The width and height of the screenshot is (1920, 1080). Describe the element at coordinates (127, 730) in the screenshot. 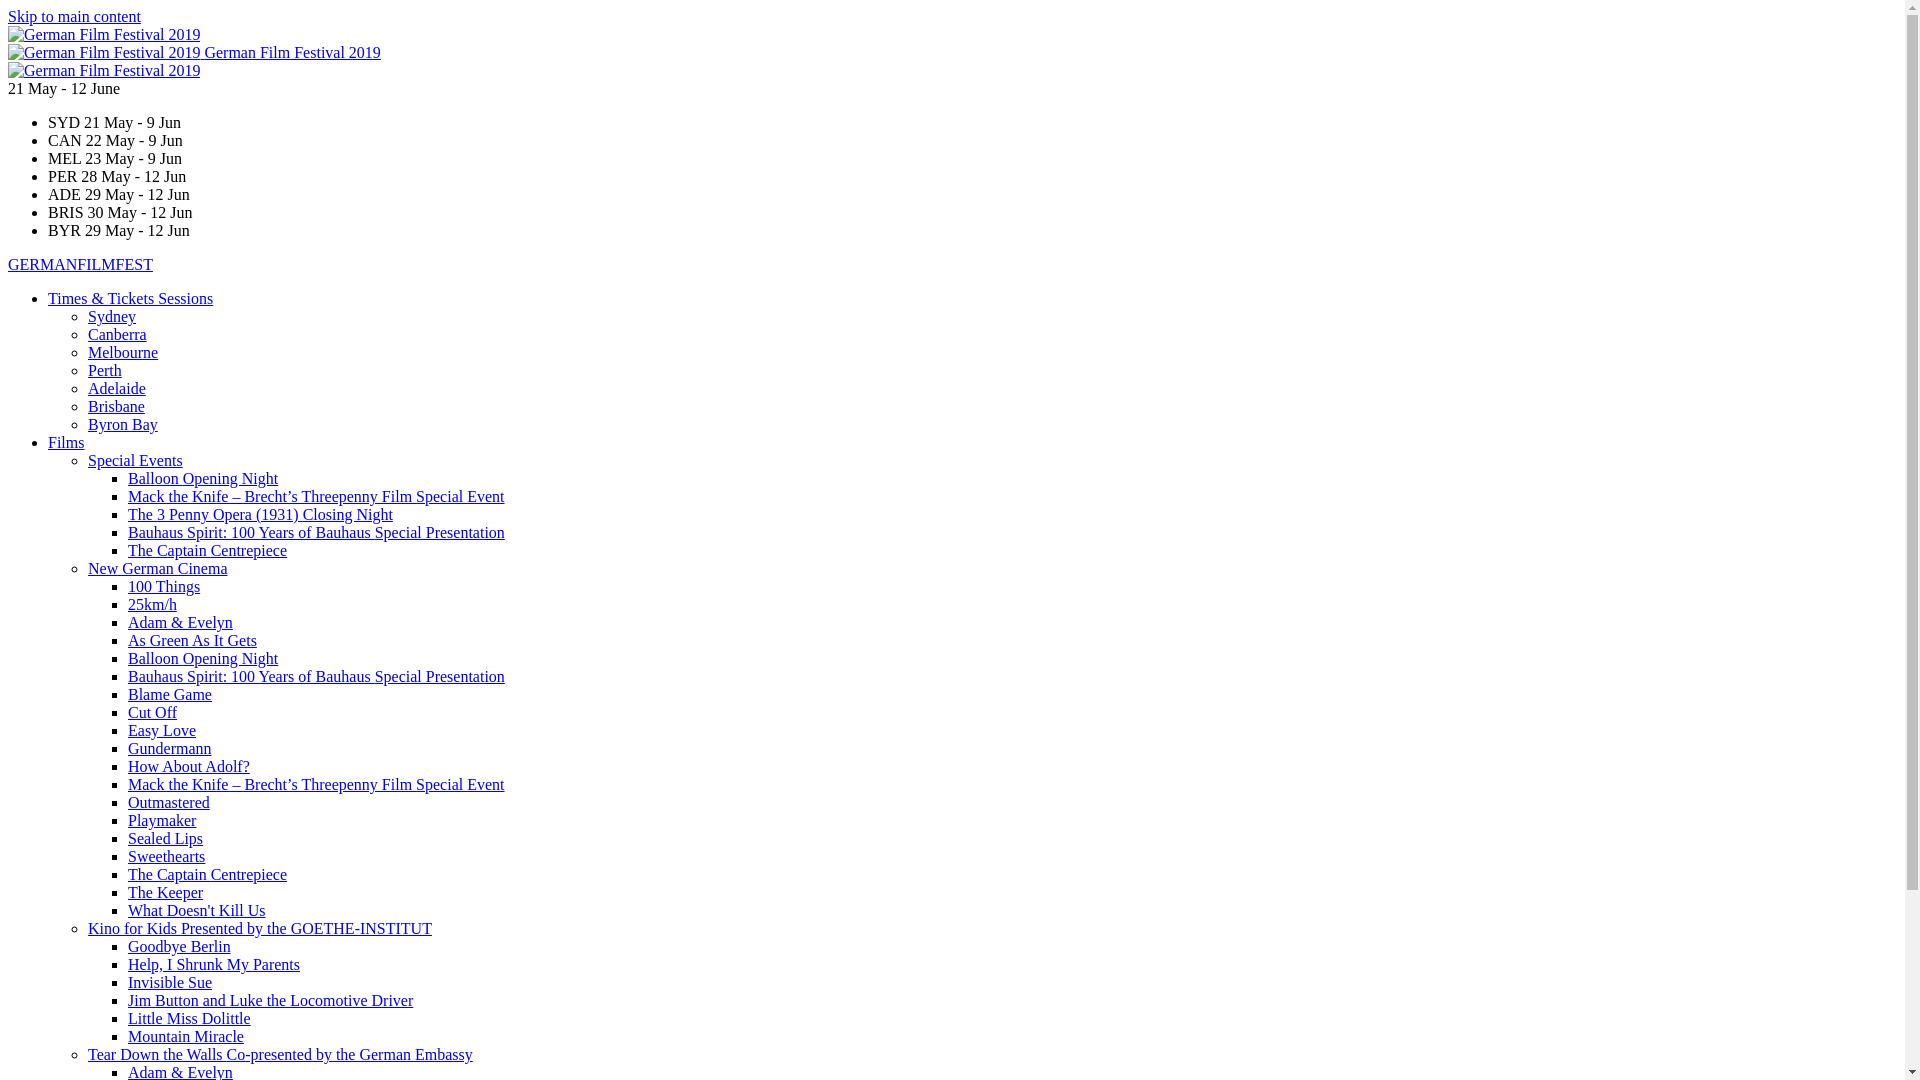

I see `'Easy Love'` at that location.